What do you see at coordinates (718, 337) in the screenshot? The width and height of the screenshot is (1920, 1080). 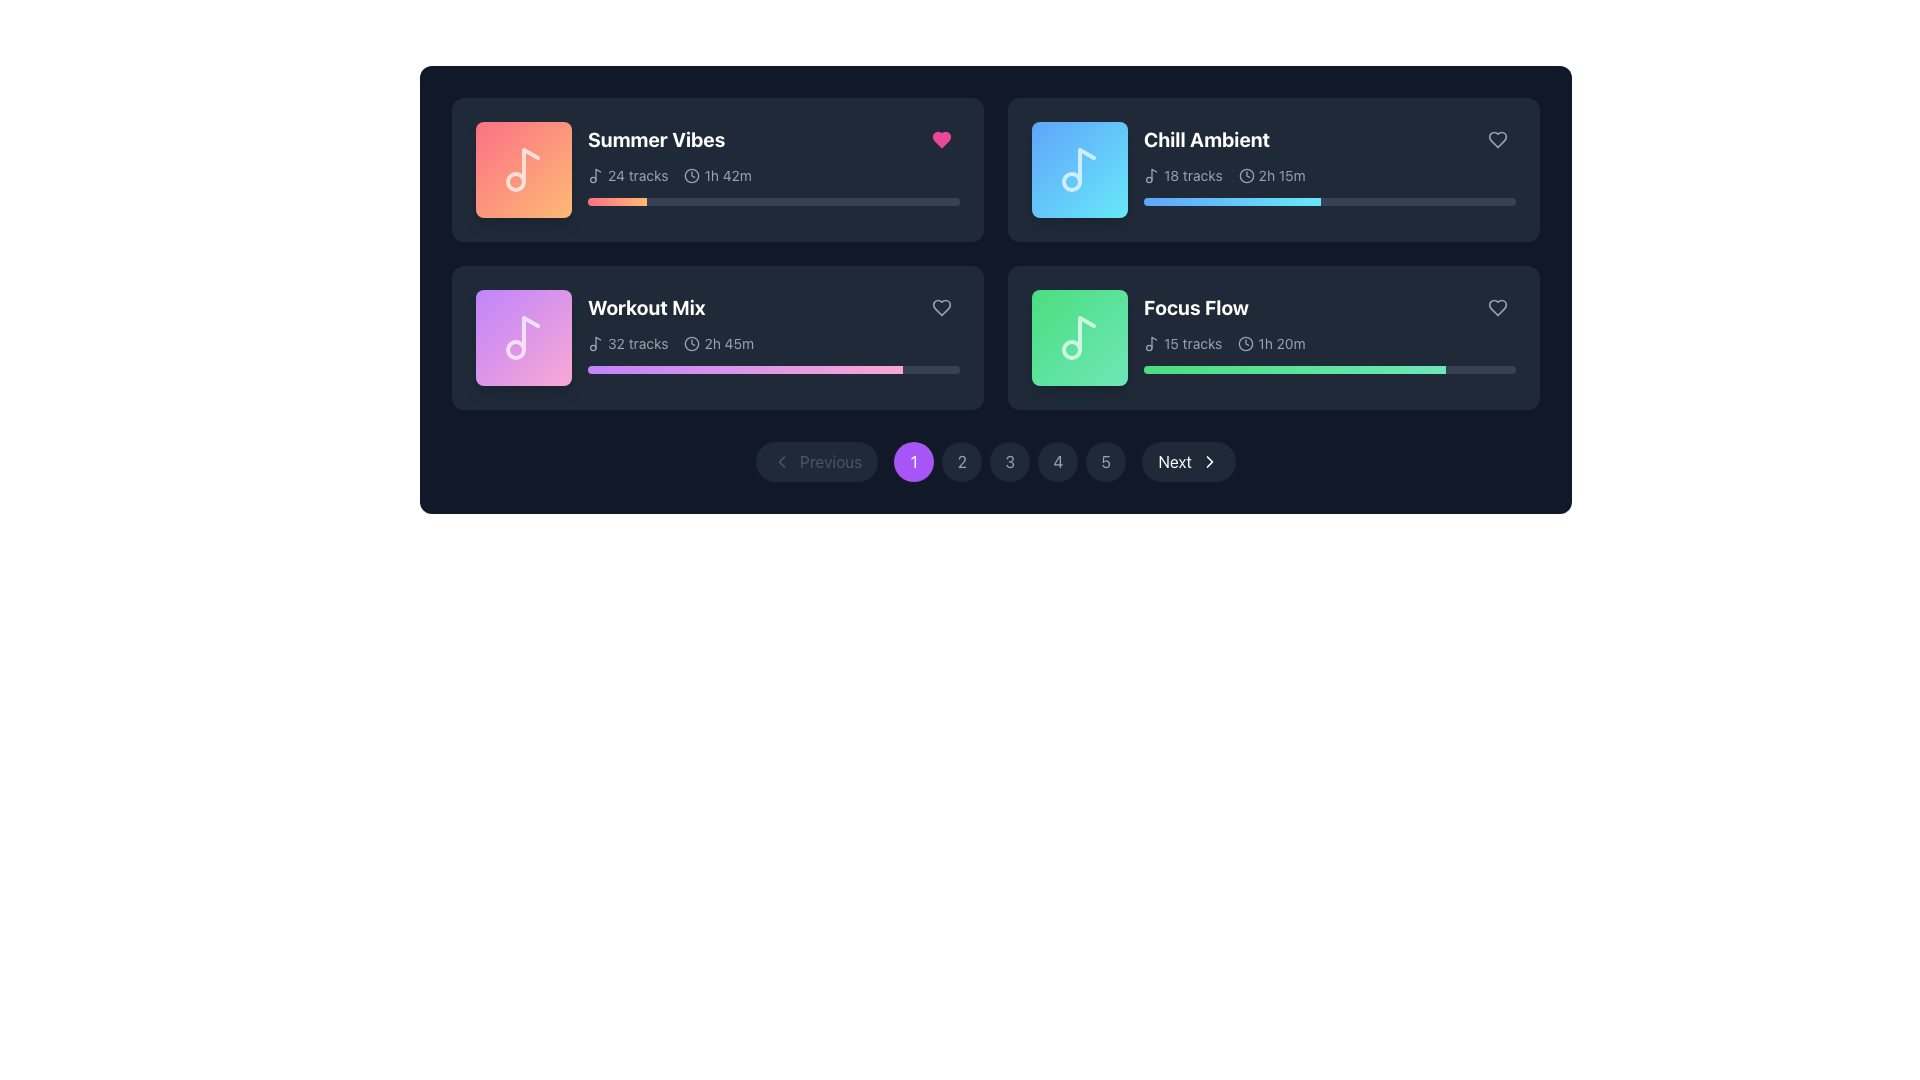 I see `the Card component that provides information about a playlist, which is located` at bounding box center [718, 337].